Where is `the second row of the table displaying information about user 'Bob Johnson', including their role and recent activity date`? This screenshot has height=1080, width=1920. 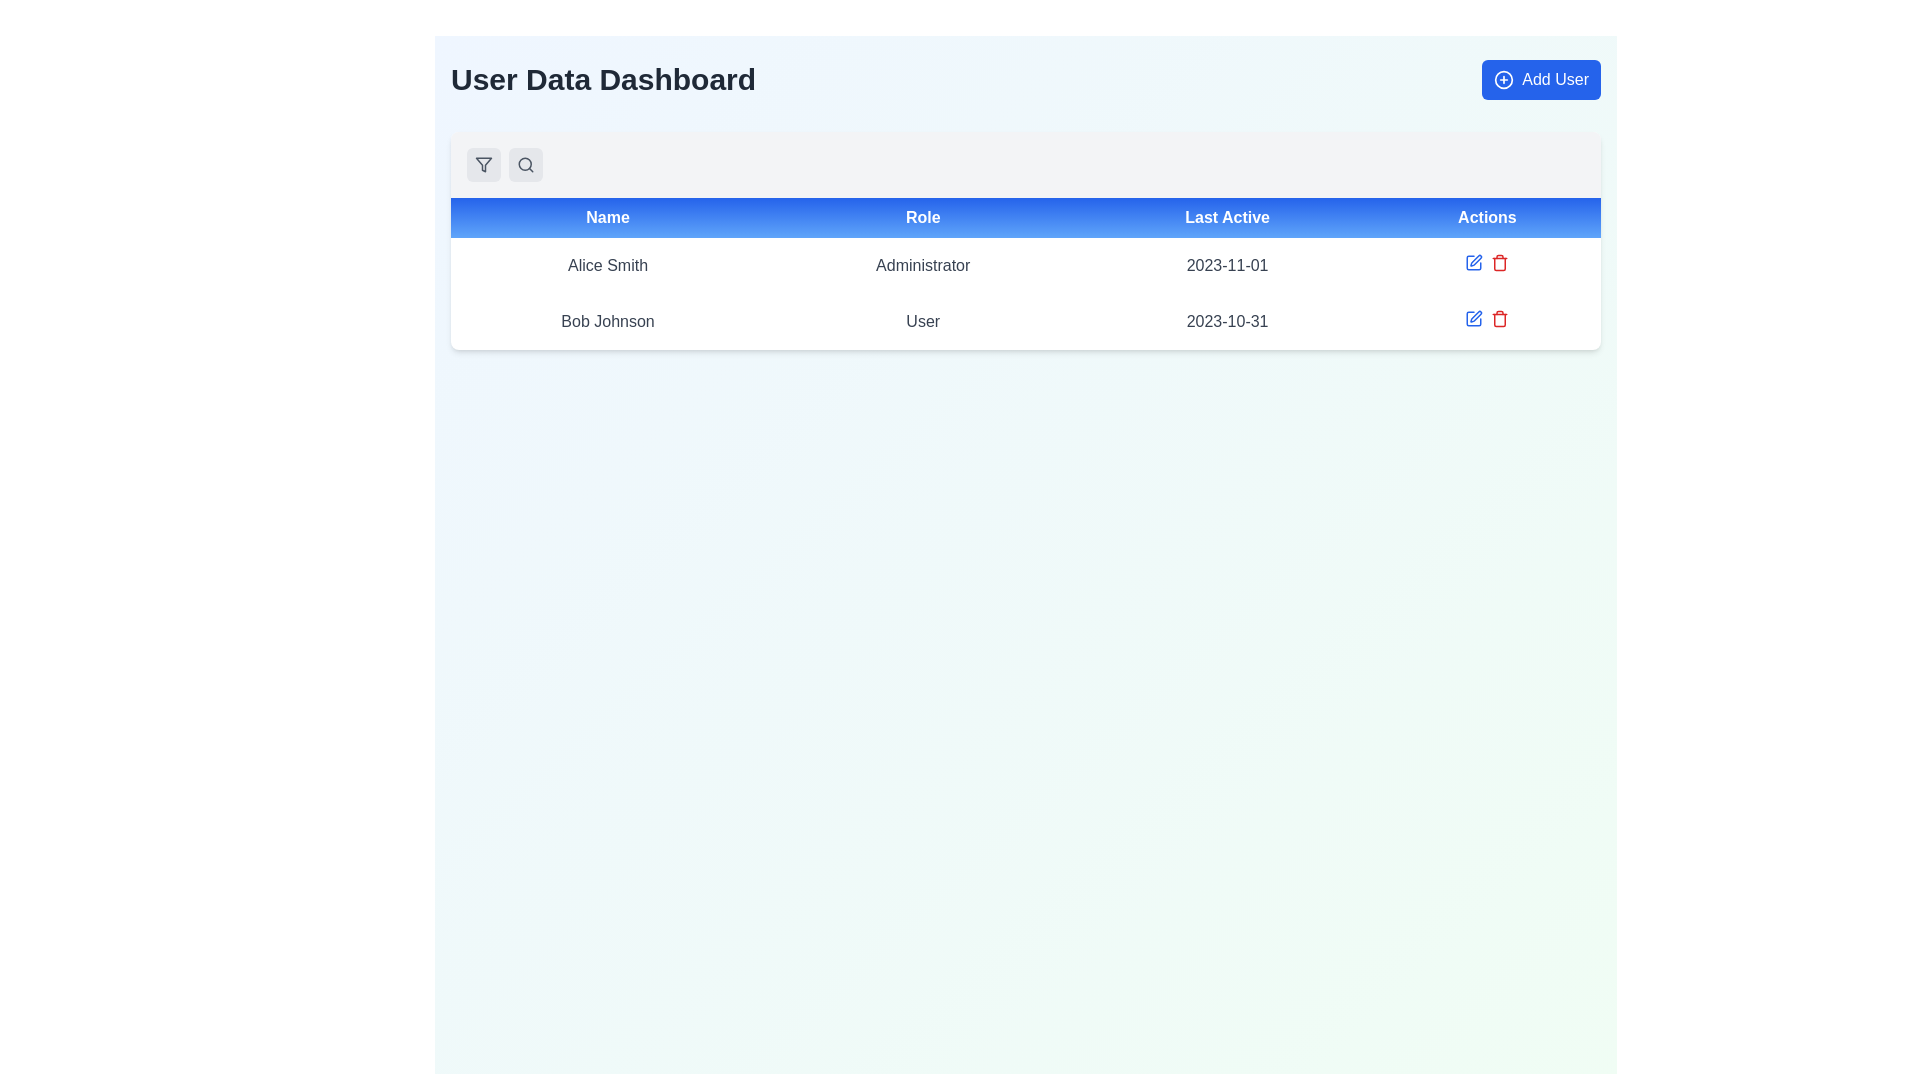 the second row of the table displaying information about user 'Bob Johnson', including their role and recent activity date is located at coordinates (1026, 320).